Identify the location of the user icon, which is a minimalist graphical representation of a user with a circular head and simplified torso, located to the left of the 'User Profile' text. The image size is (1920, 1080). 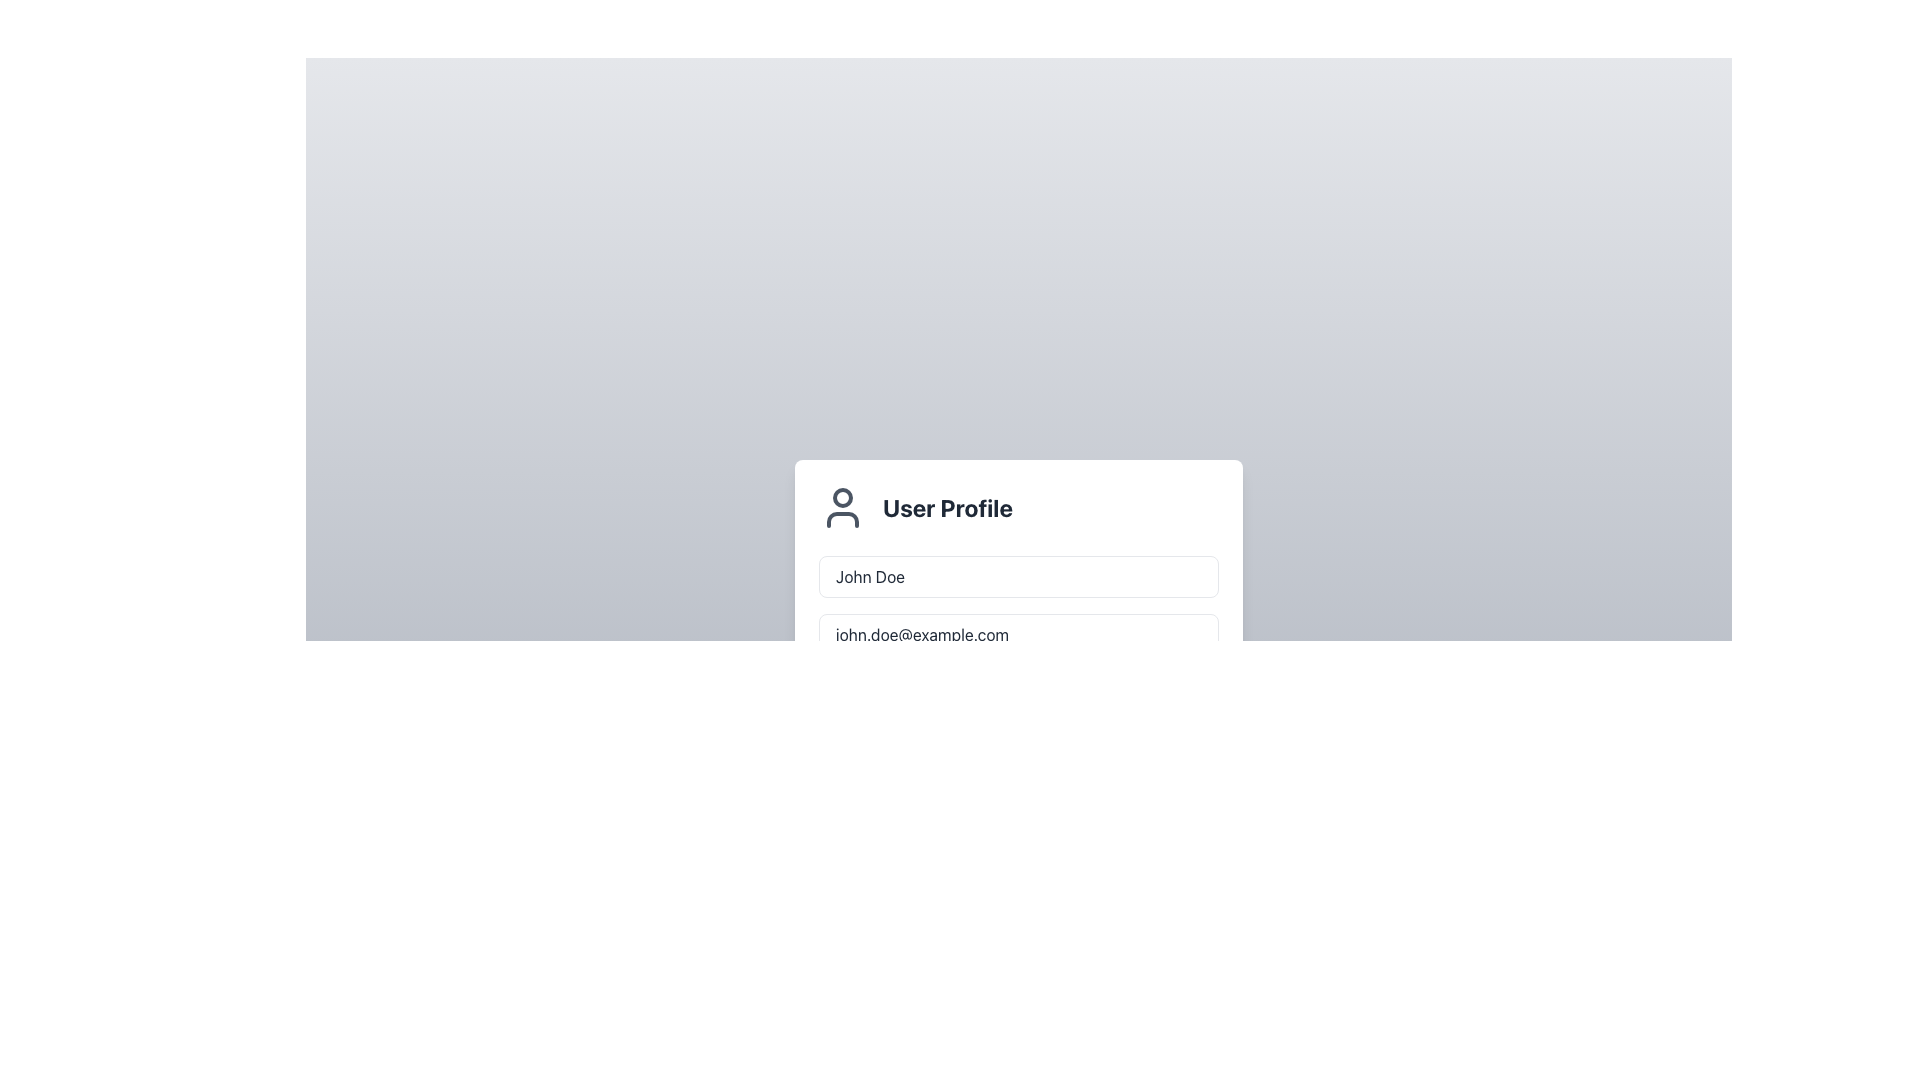
(843, 507).